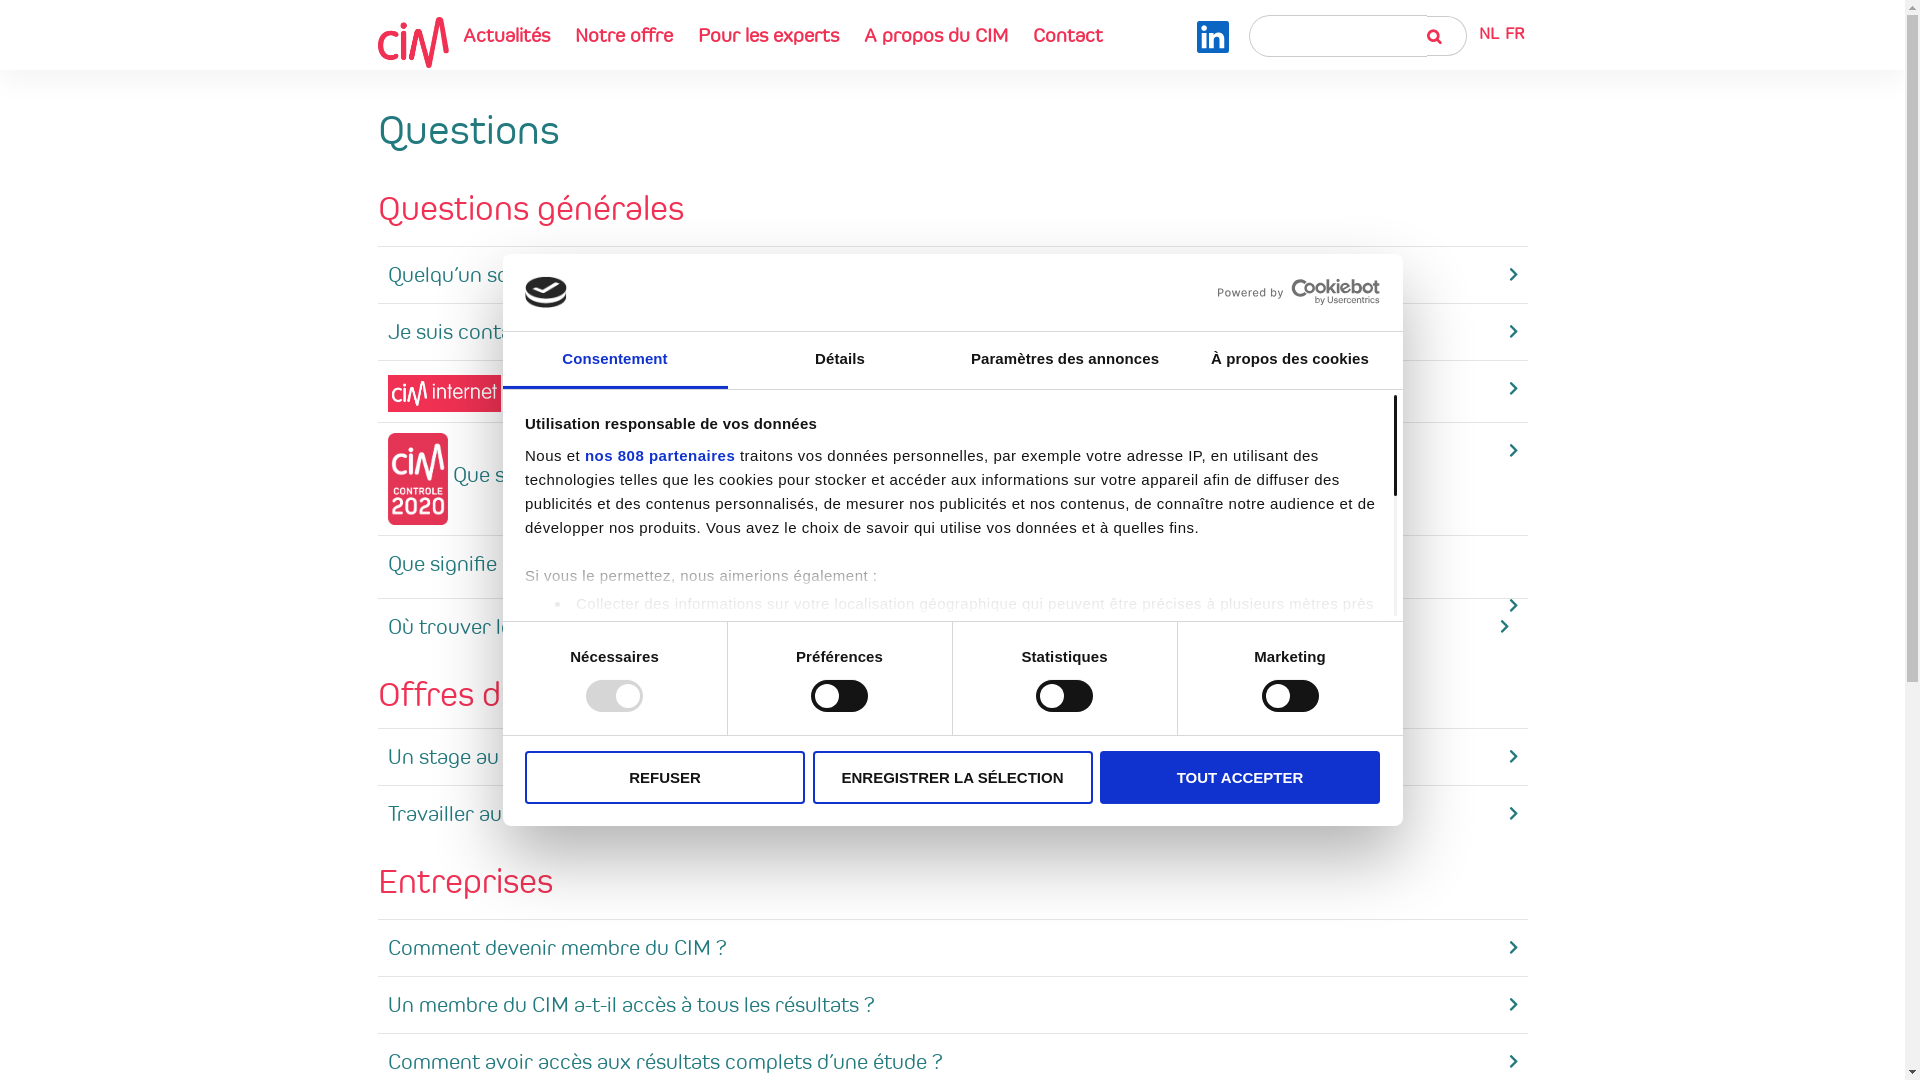 The width and height of the screenshot is (1920, 1080). Describe the element at coordinates (1514, 33) in the screenshot. I see `'FR'` at that location.